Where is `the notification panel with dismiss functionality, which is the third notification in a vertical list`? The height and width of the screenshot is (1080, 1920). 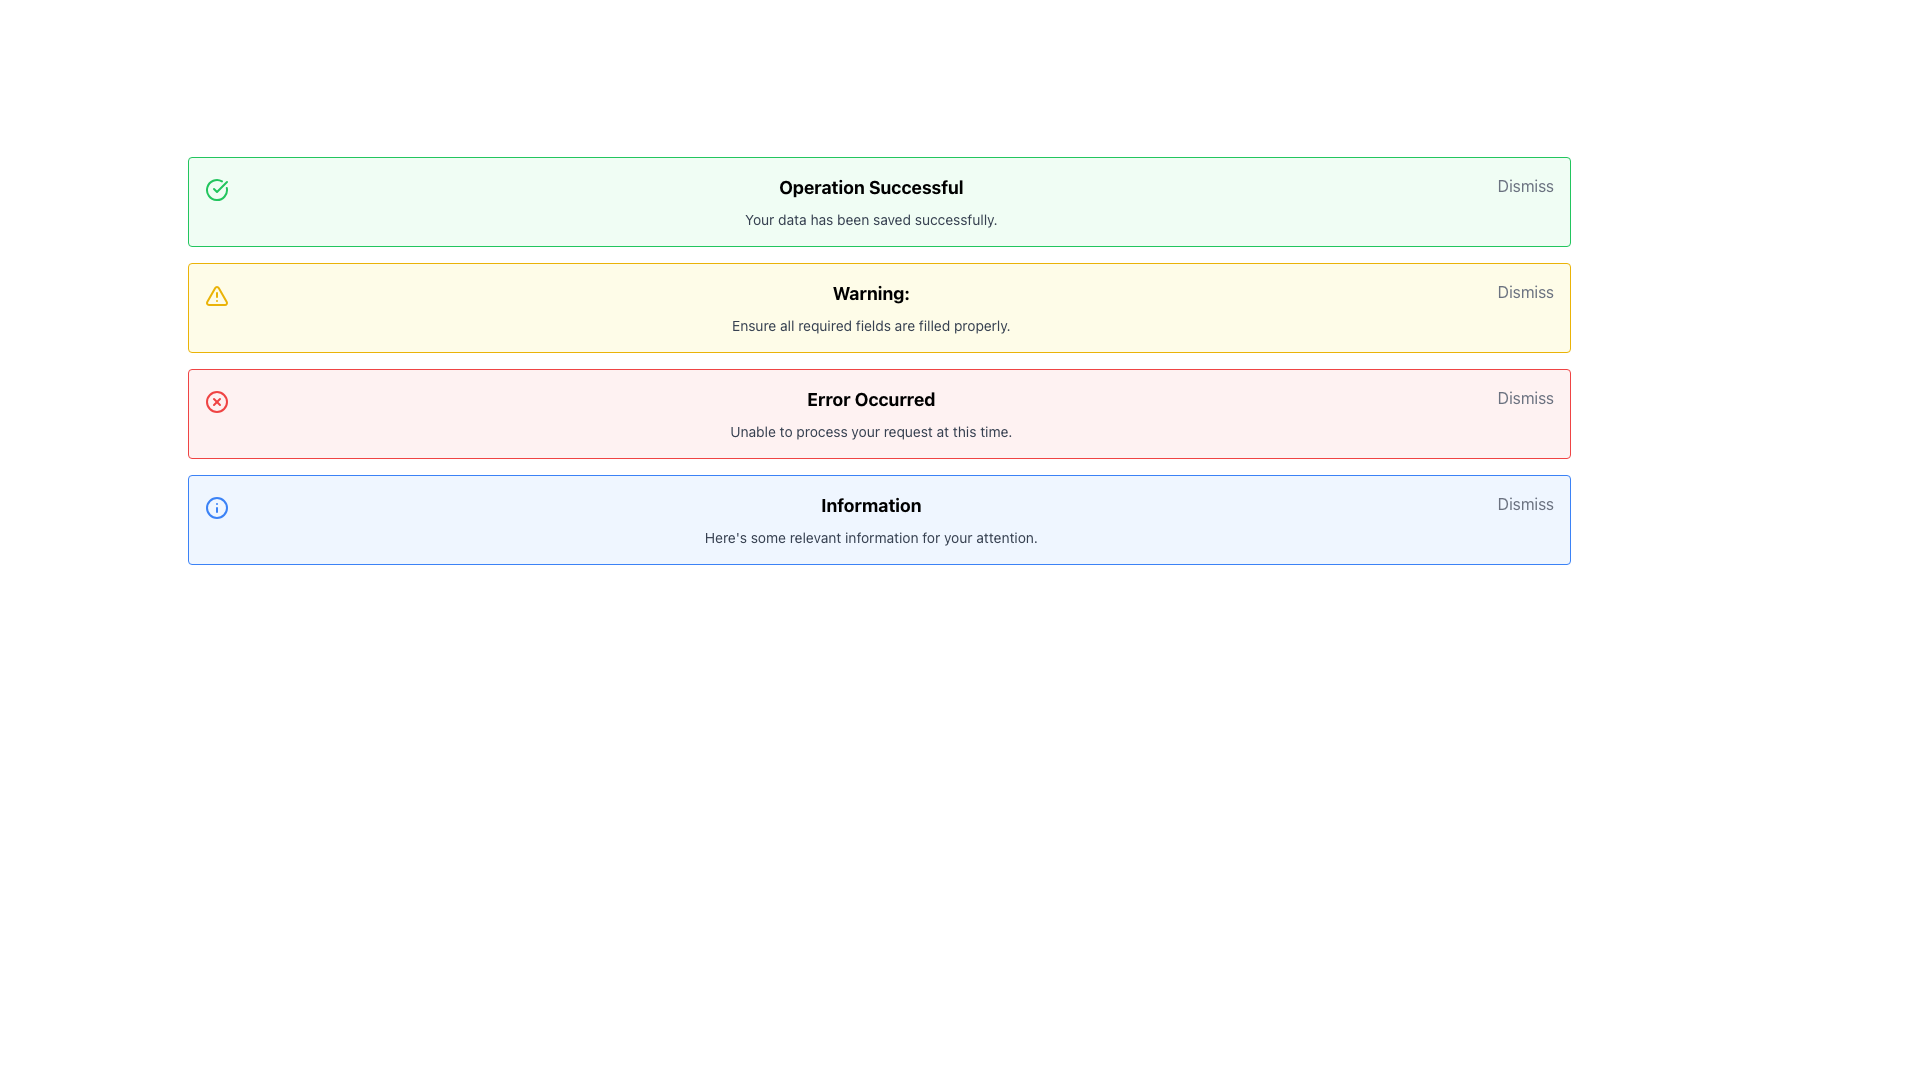 the notification panel with dismiss functionality, which is the third notification in a vertical list is located at coordinates (879, 412).